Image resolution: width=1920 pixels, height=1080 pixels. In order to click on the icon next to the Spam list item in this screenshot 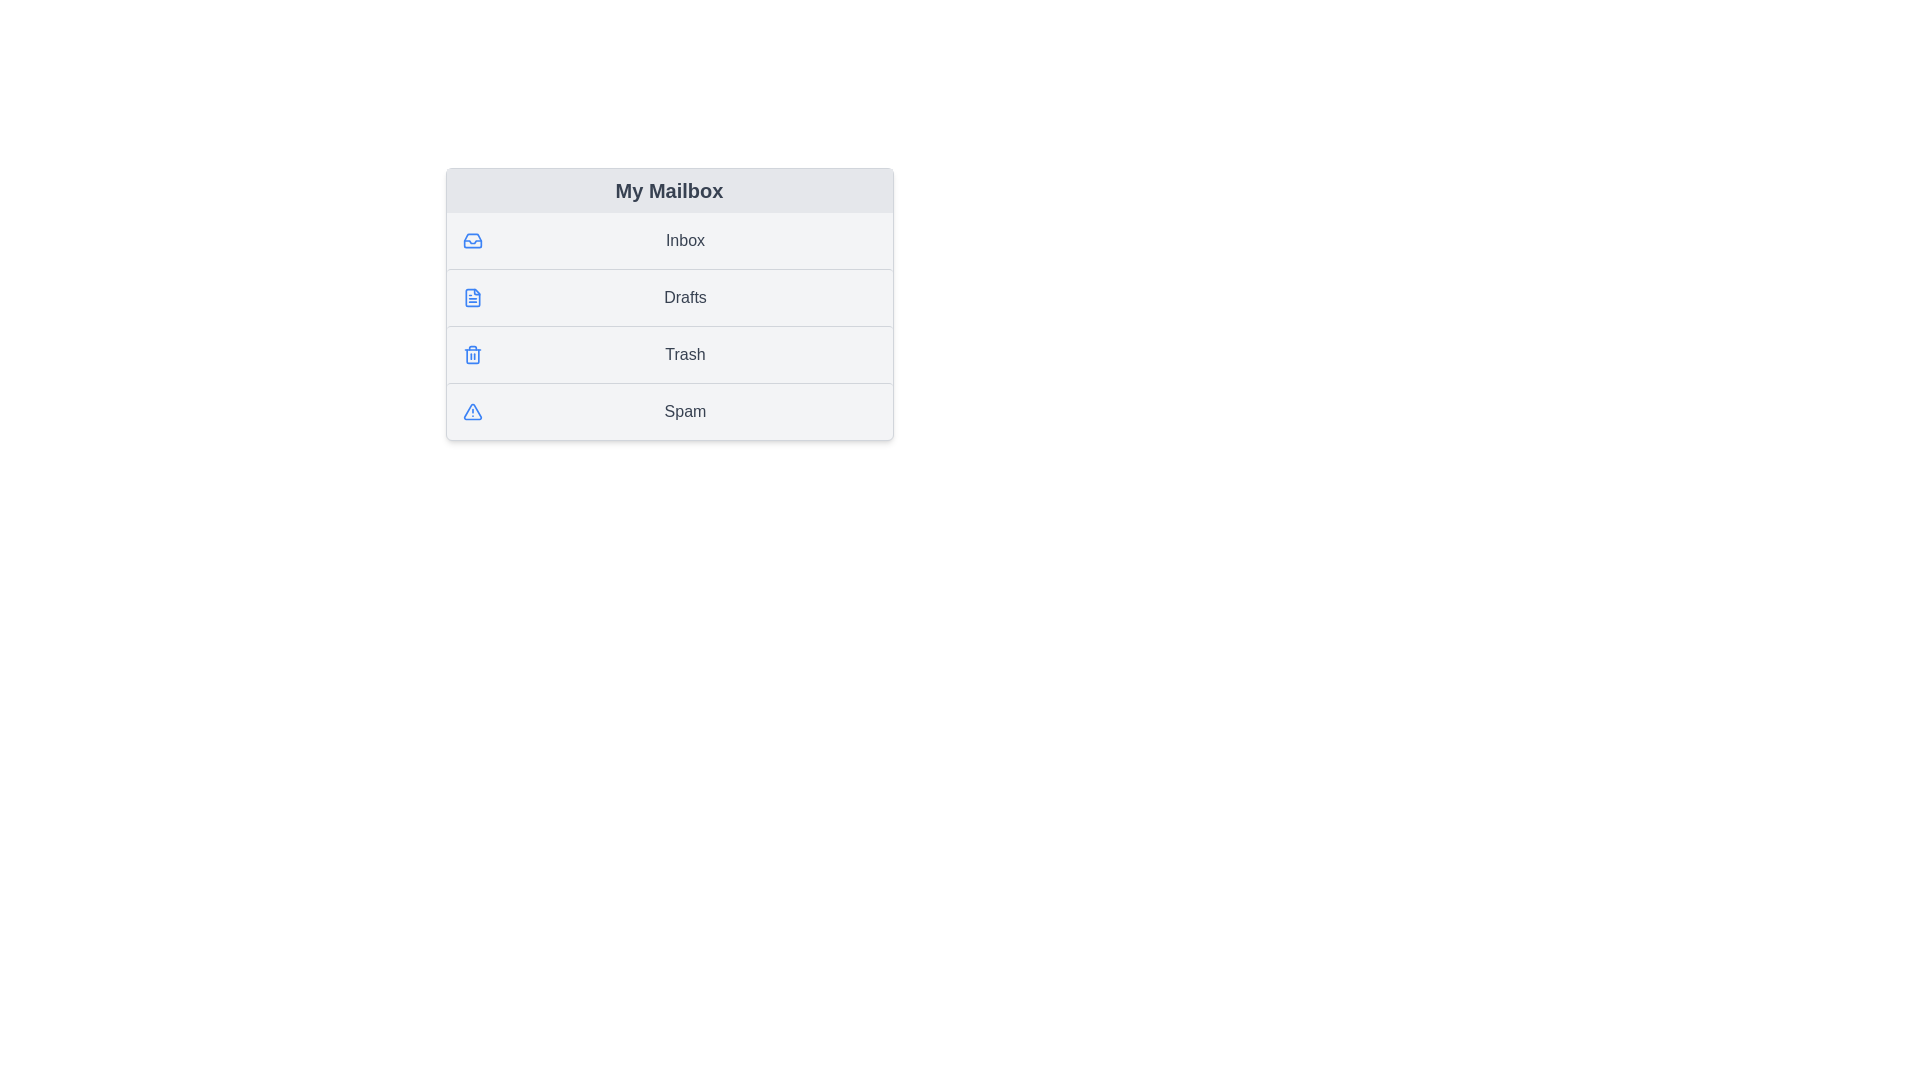, I will do `click(471, 411)`.